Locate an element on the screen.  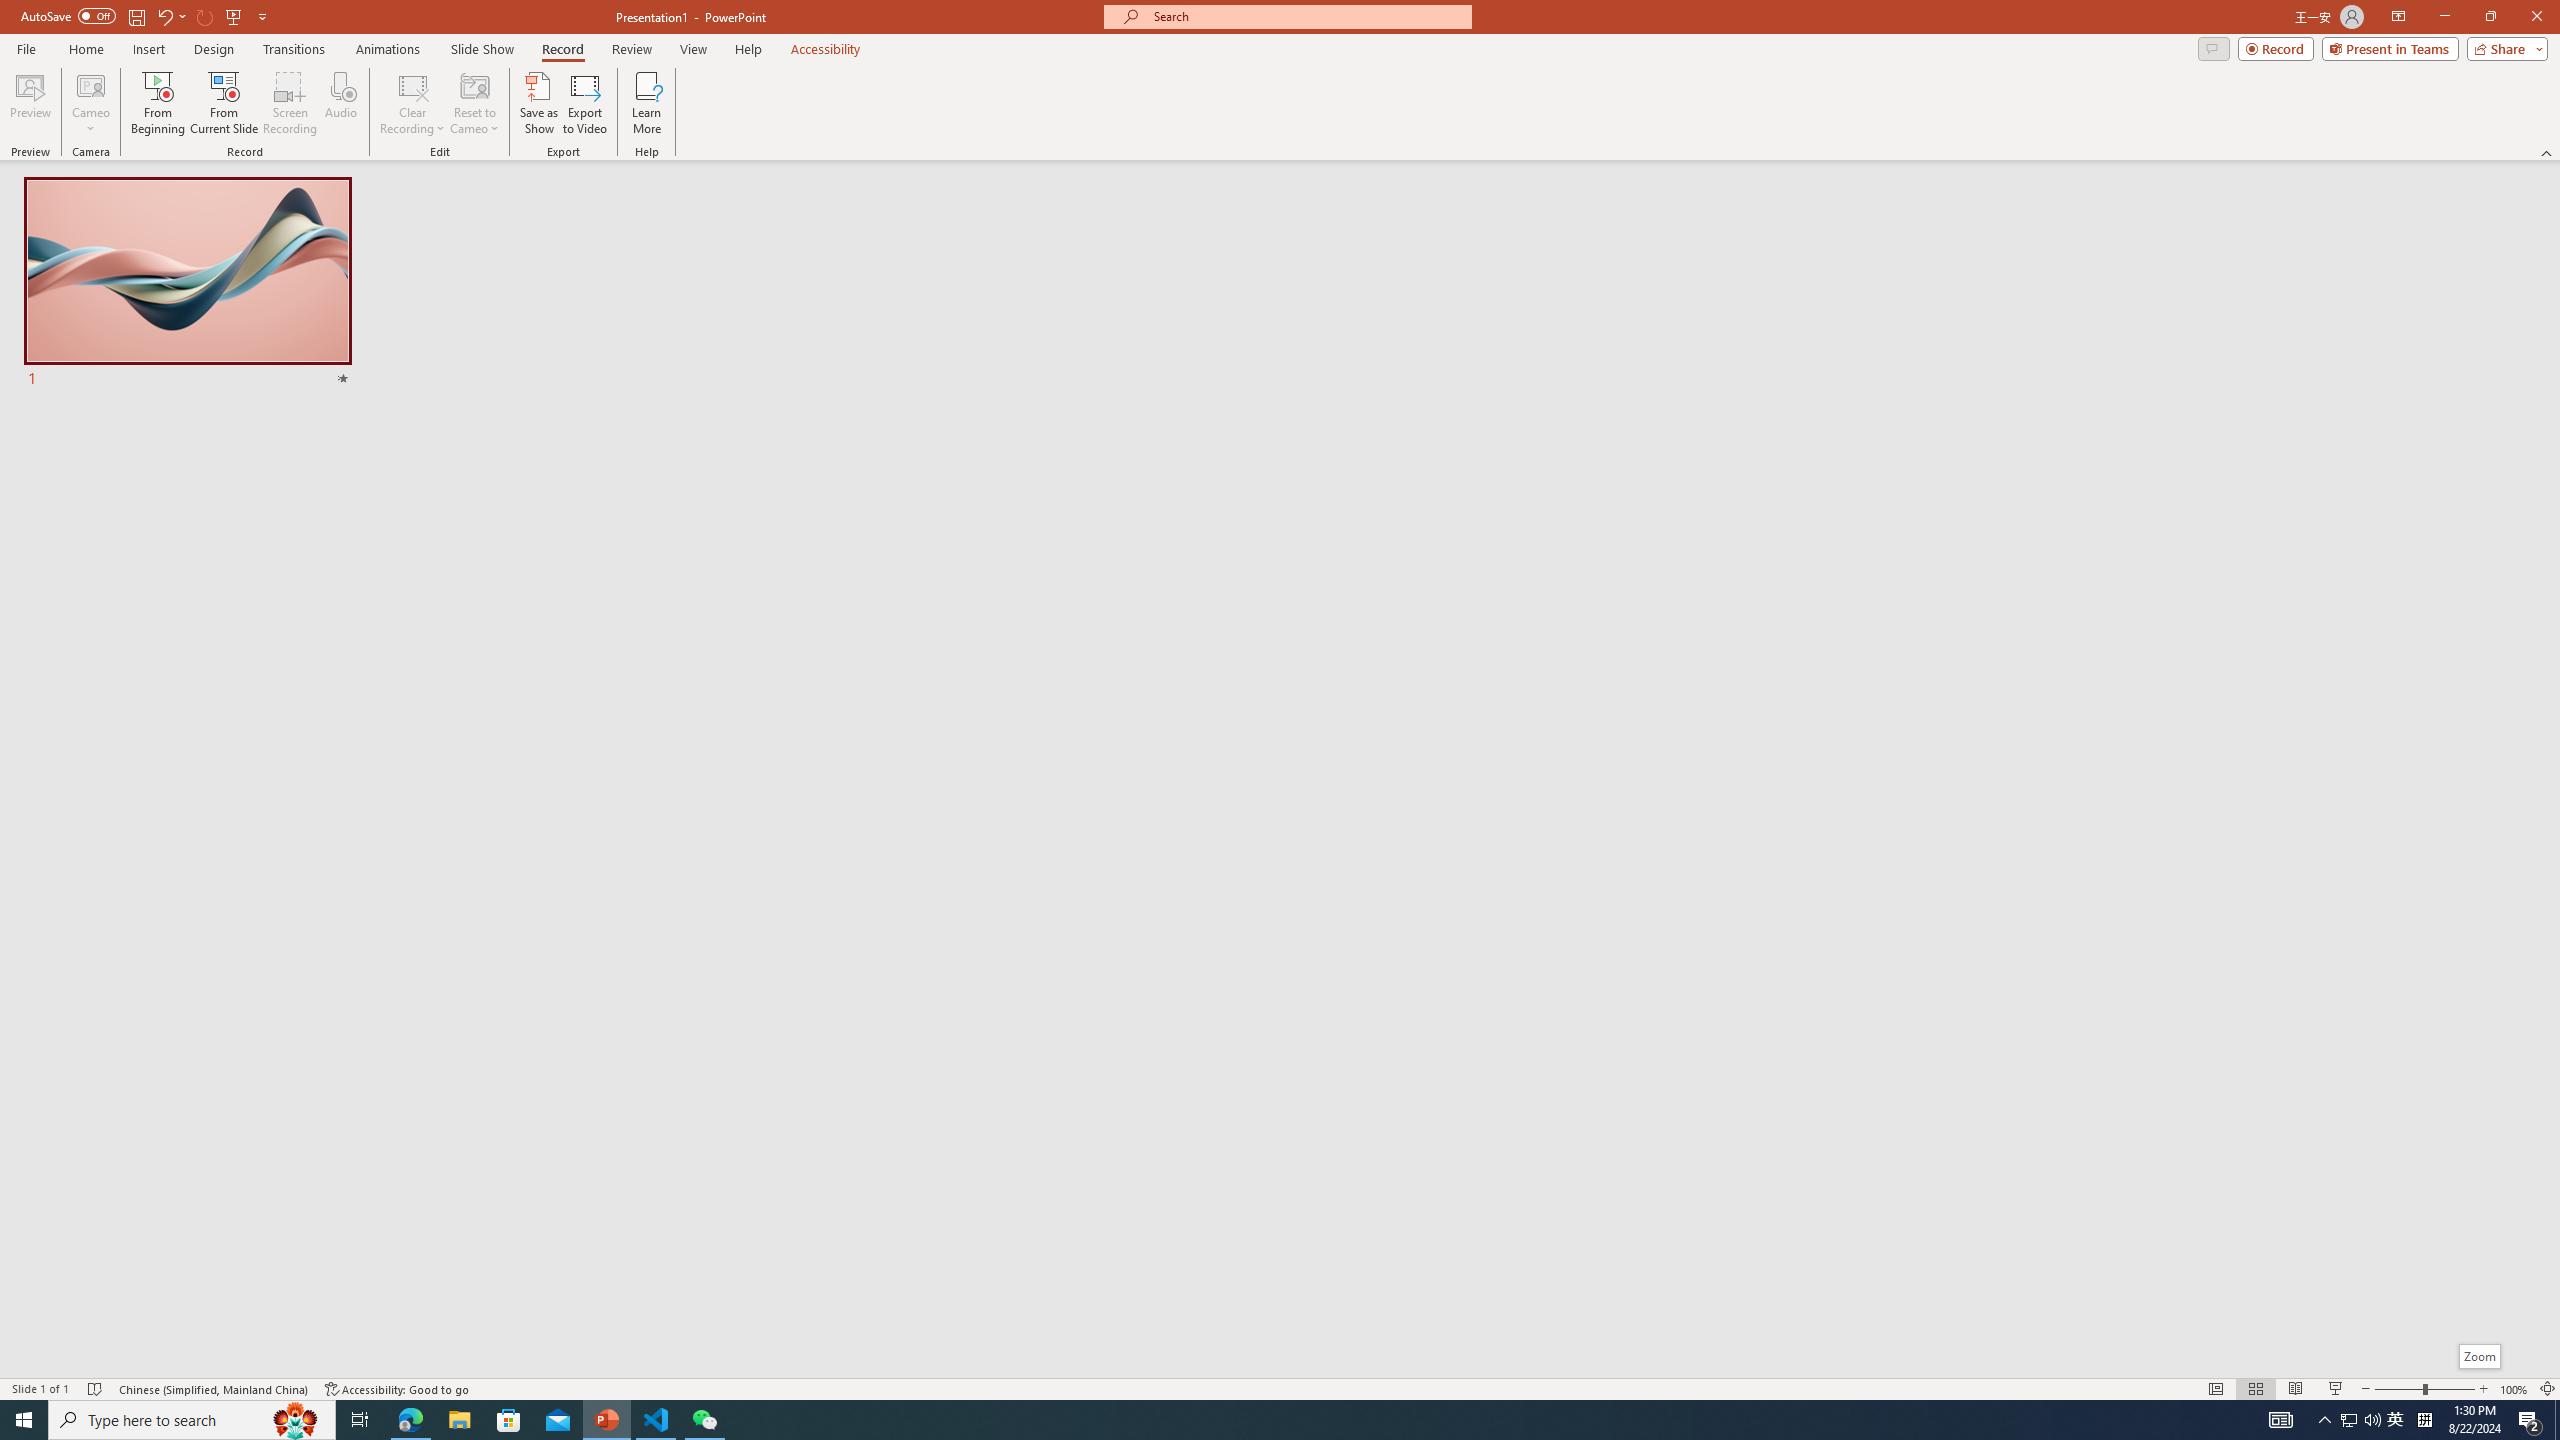
'Cameo' is located at coordinates (89, 103).